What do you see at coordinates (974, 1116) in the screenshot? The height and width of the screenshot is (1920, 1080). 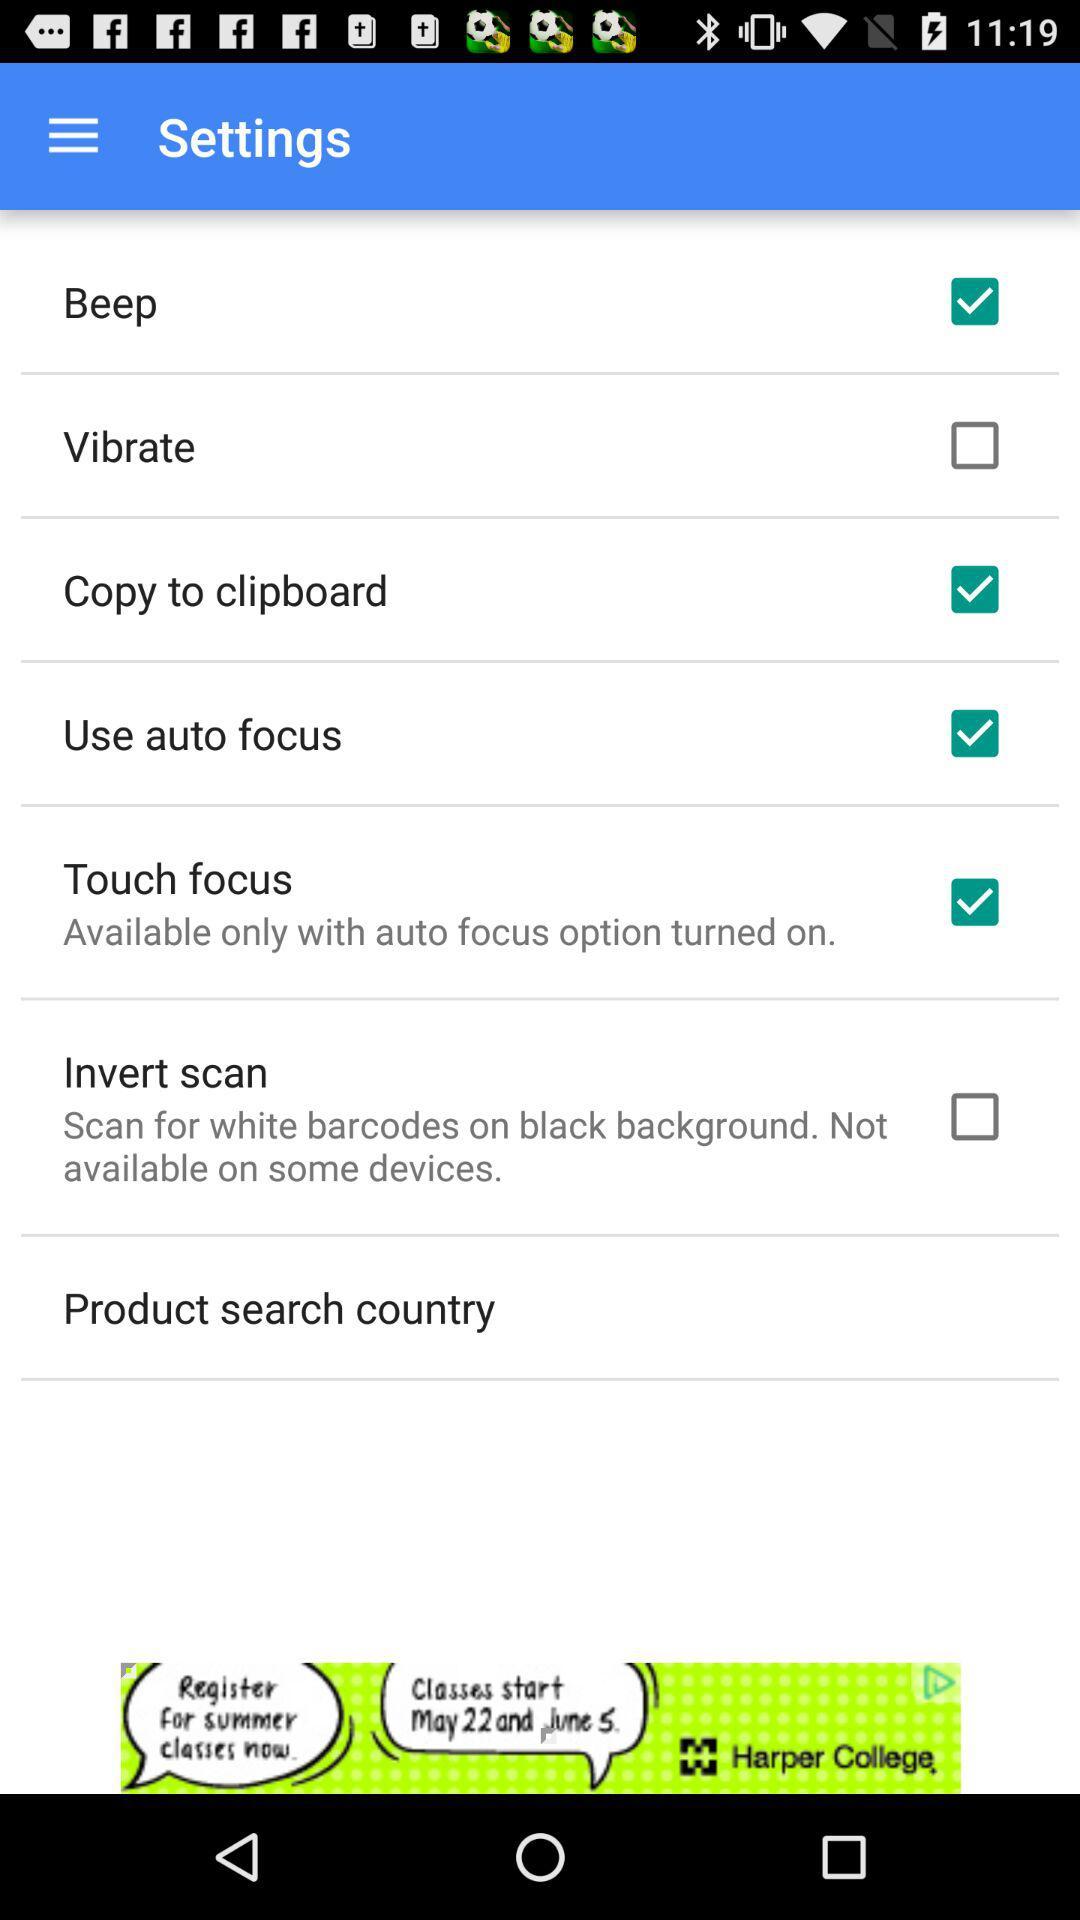 I see `the sixth check box which is after invert scan on page` at bounding box center [974, 1116].